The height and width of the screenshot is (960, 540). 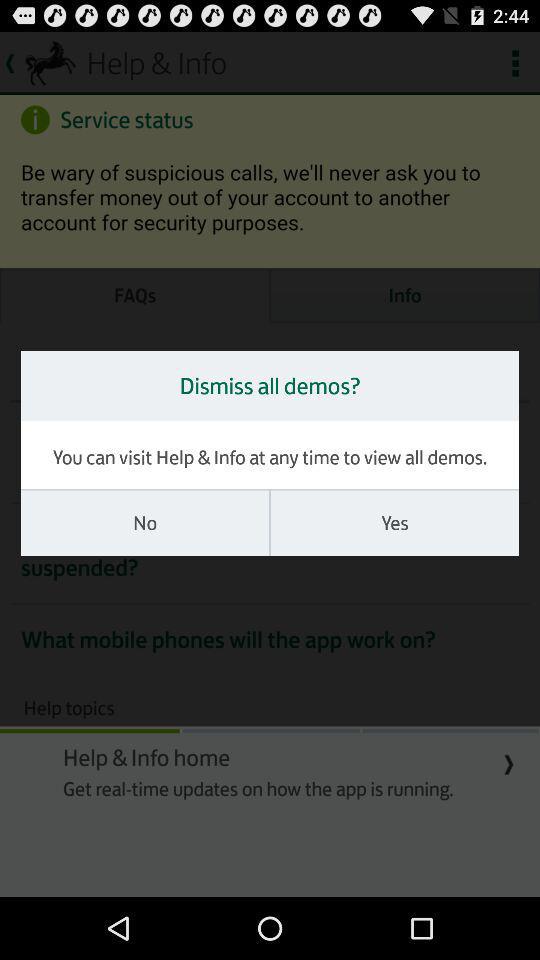 What do you see at coordinates (144, 522) in the screenshot?
I see `no item` at bounding box center [144, 522].